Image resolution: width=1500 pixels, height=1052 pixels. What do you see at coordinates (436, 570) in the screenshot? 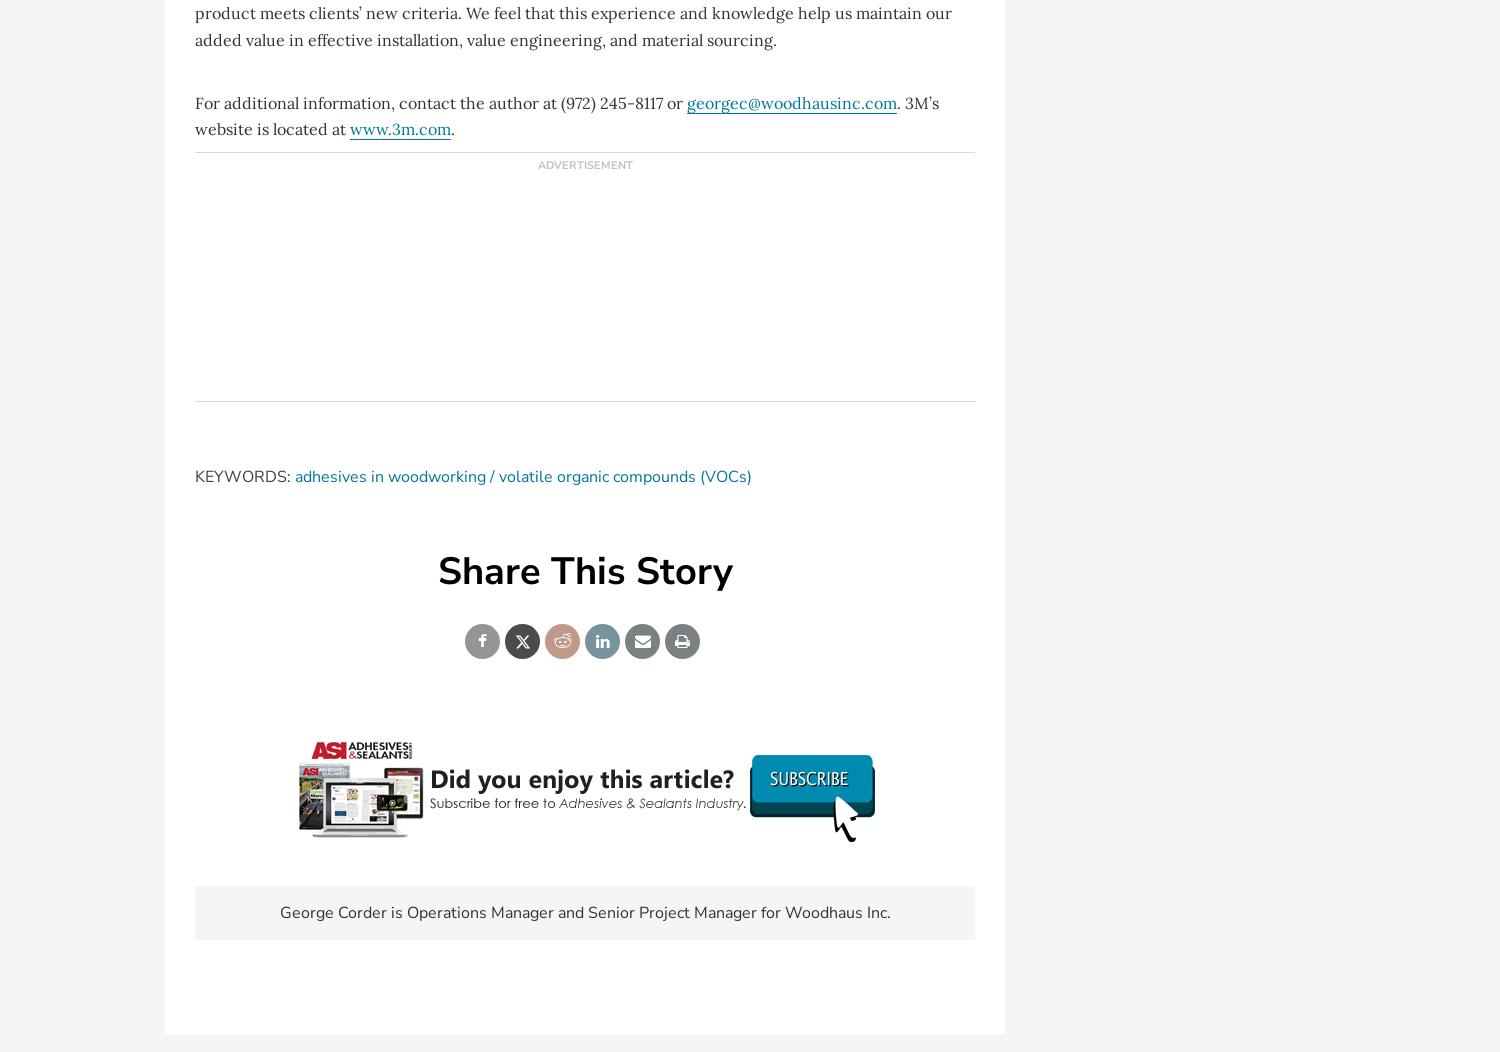
I see `'Share This Story'` at bounding box center [436, 570].